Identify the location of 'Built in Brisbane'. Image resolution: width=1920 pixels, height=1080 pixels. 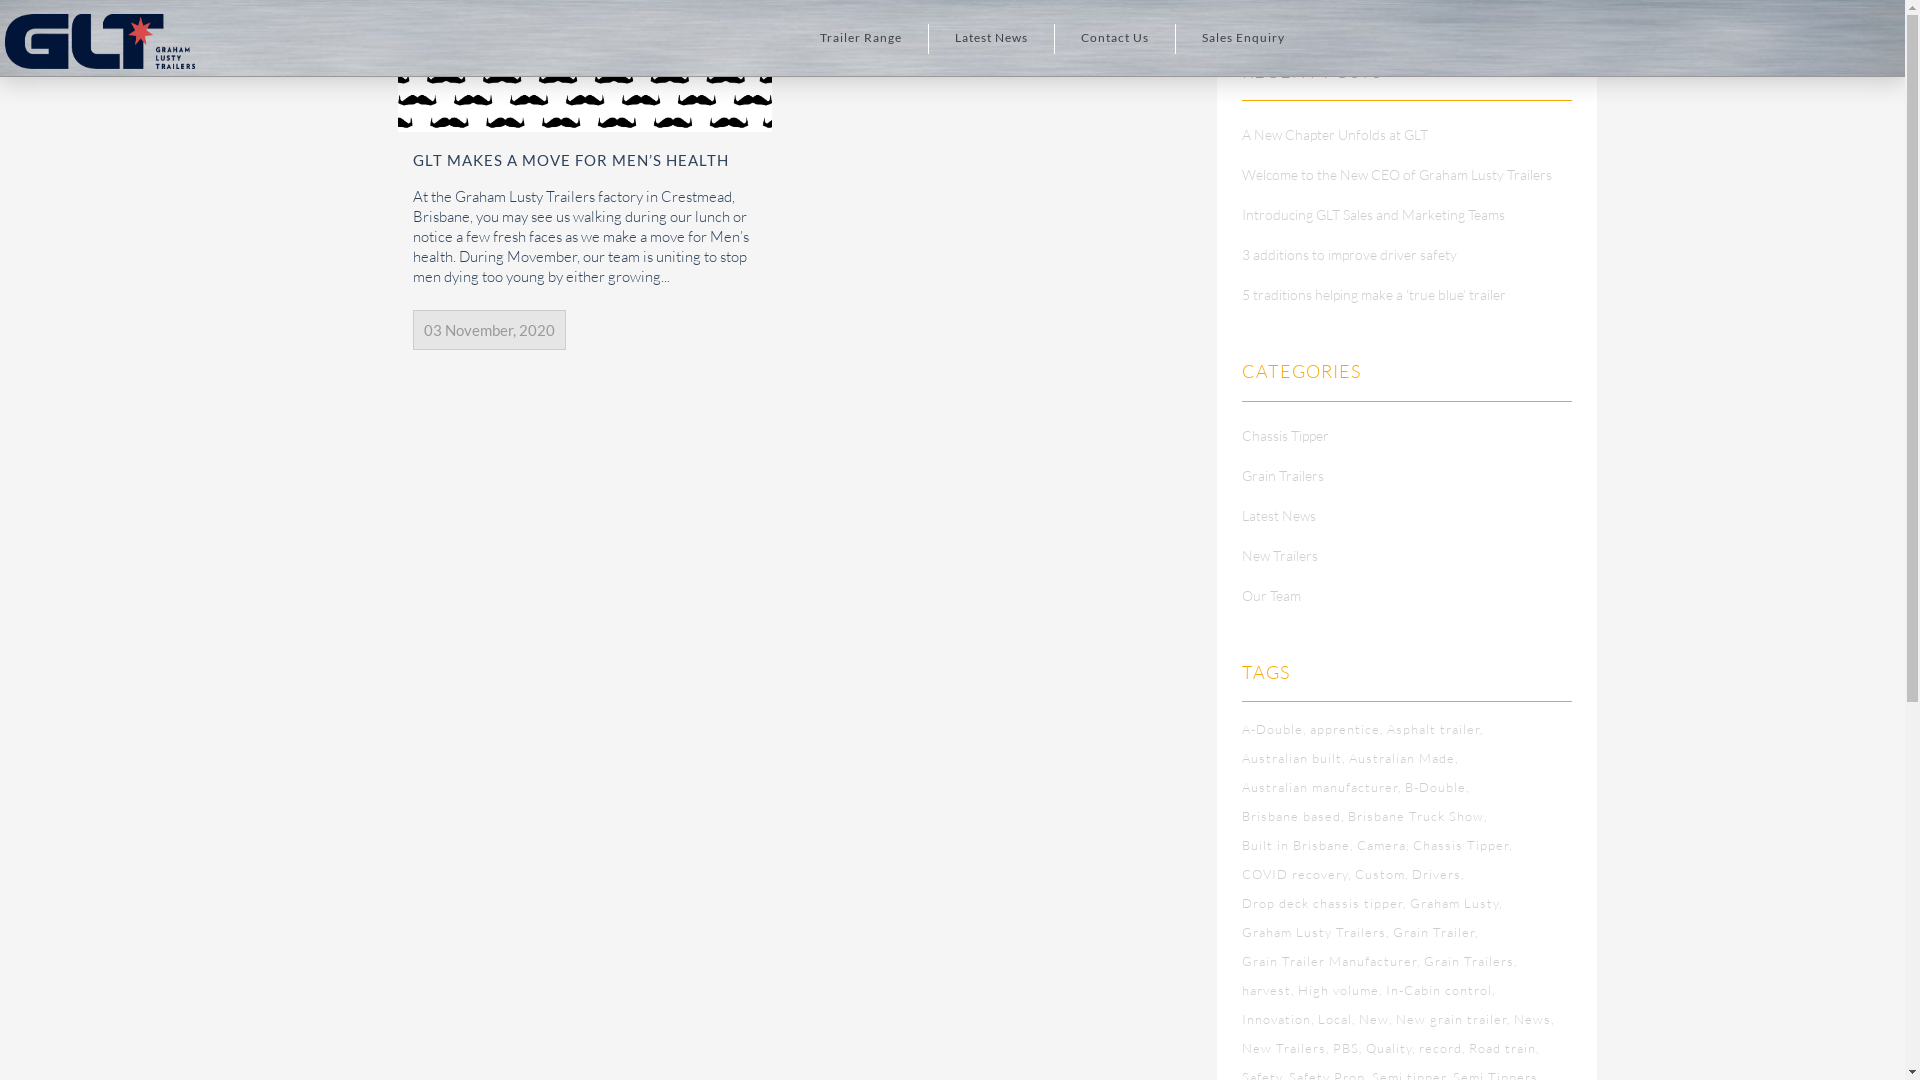
(1297, 844).